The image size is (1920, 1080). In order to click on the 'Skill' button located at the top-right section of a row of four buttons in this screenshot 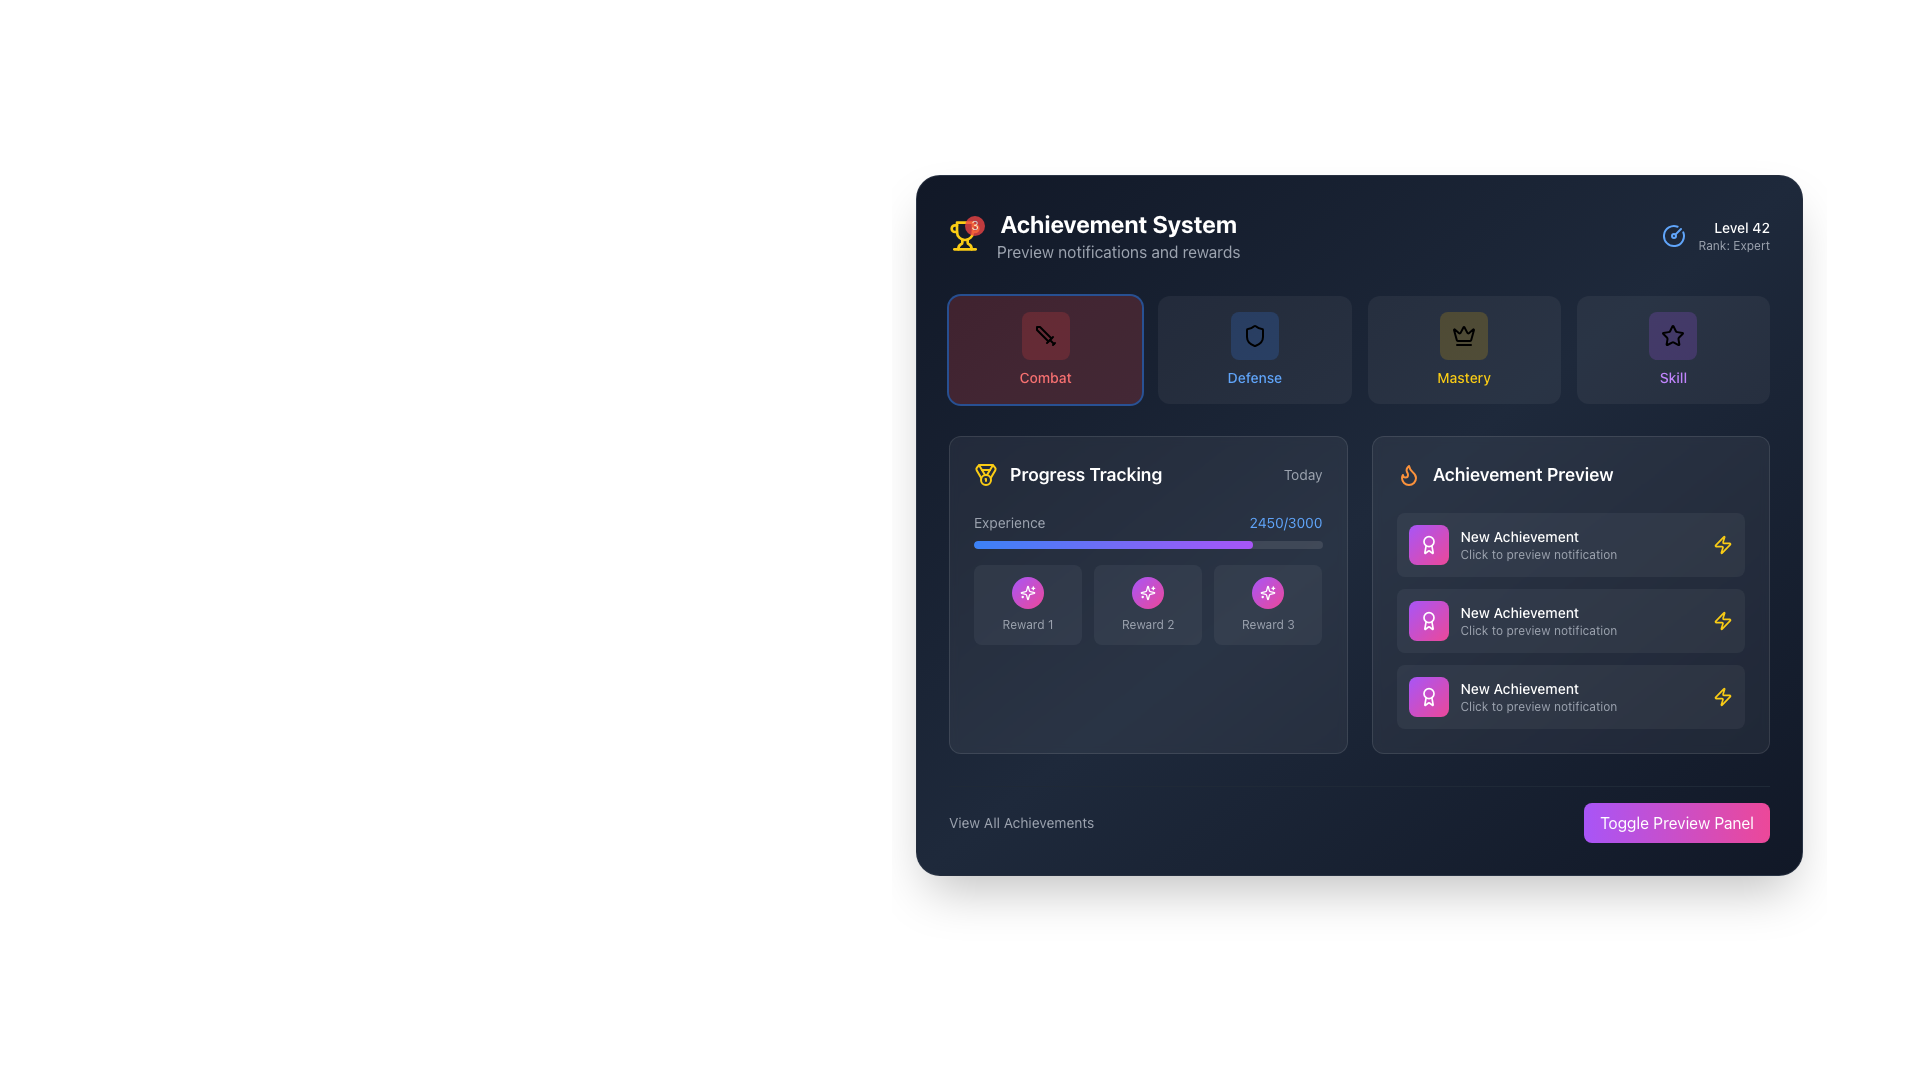, I will do `click(1673, 334)`.